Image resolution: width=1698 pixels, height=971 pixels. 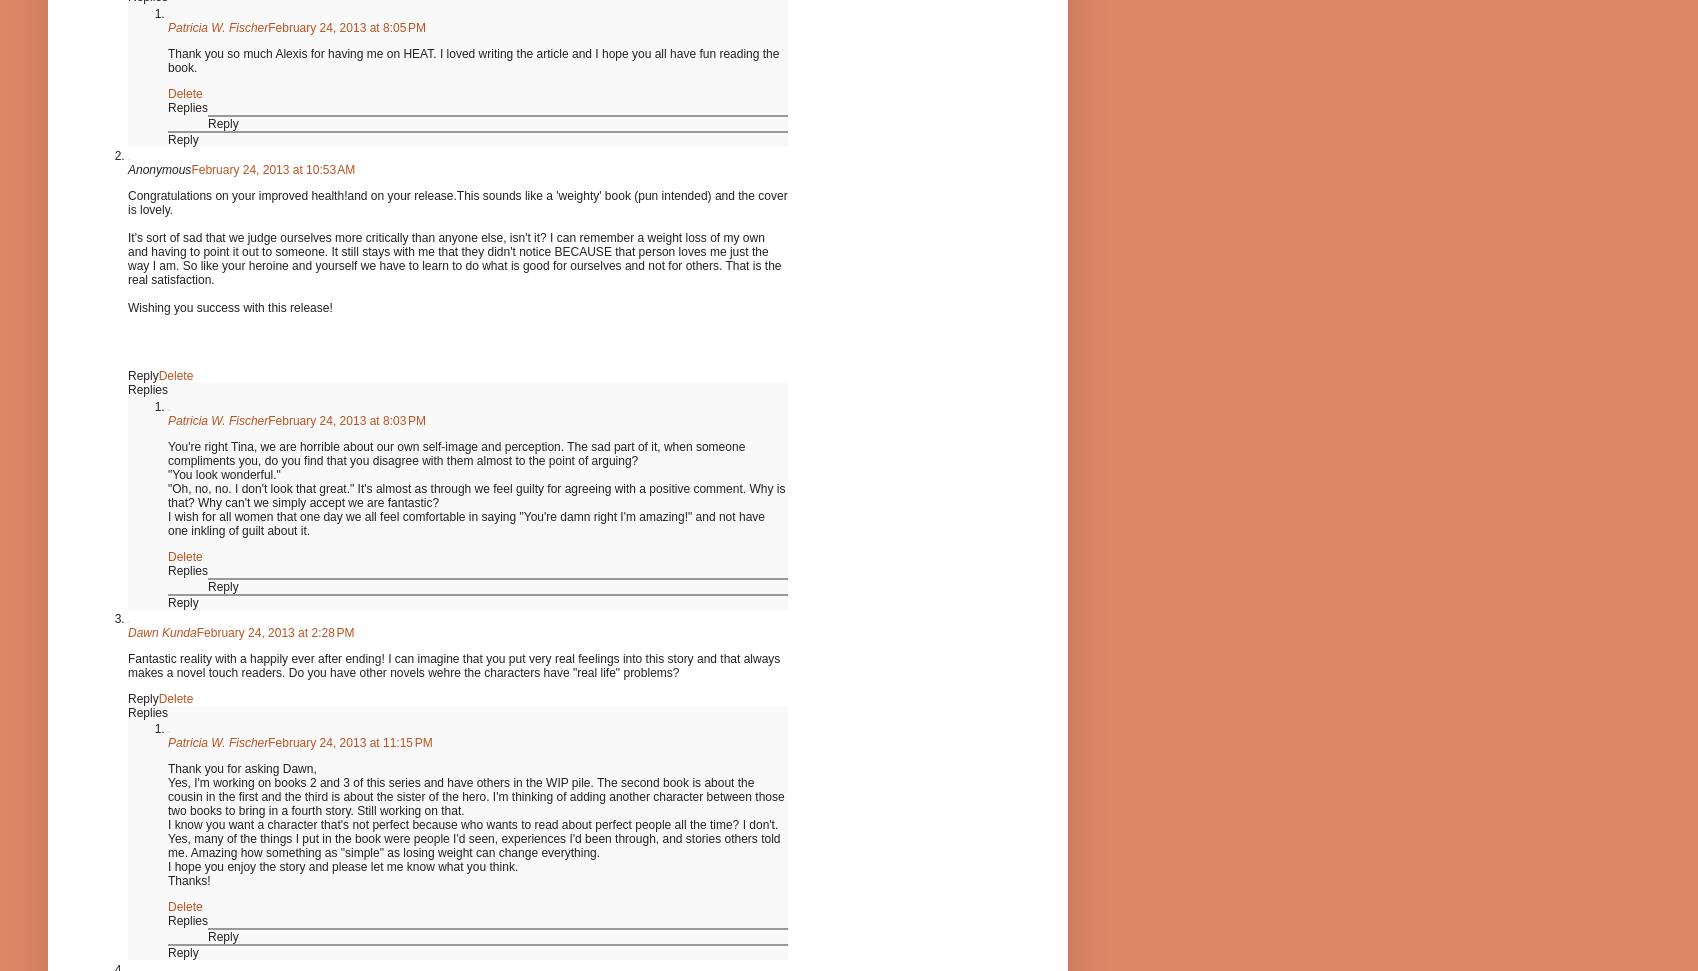 What do you see at coordinates (464, 521) in the screenshot?
I see `'I wish for all women that one day we all feel comfortable in saying "You're damn right I'm amazing!" and not have one inkling of guilt about it.'` at bounding box center [464, 521].